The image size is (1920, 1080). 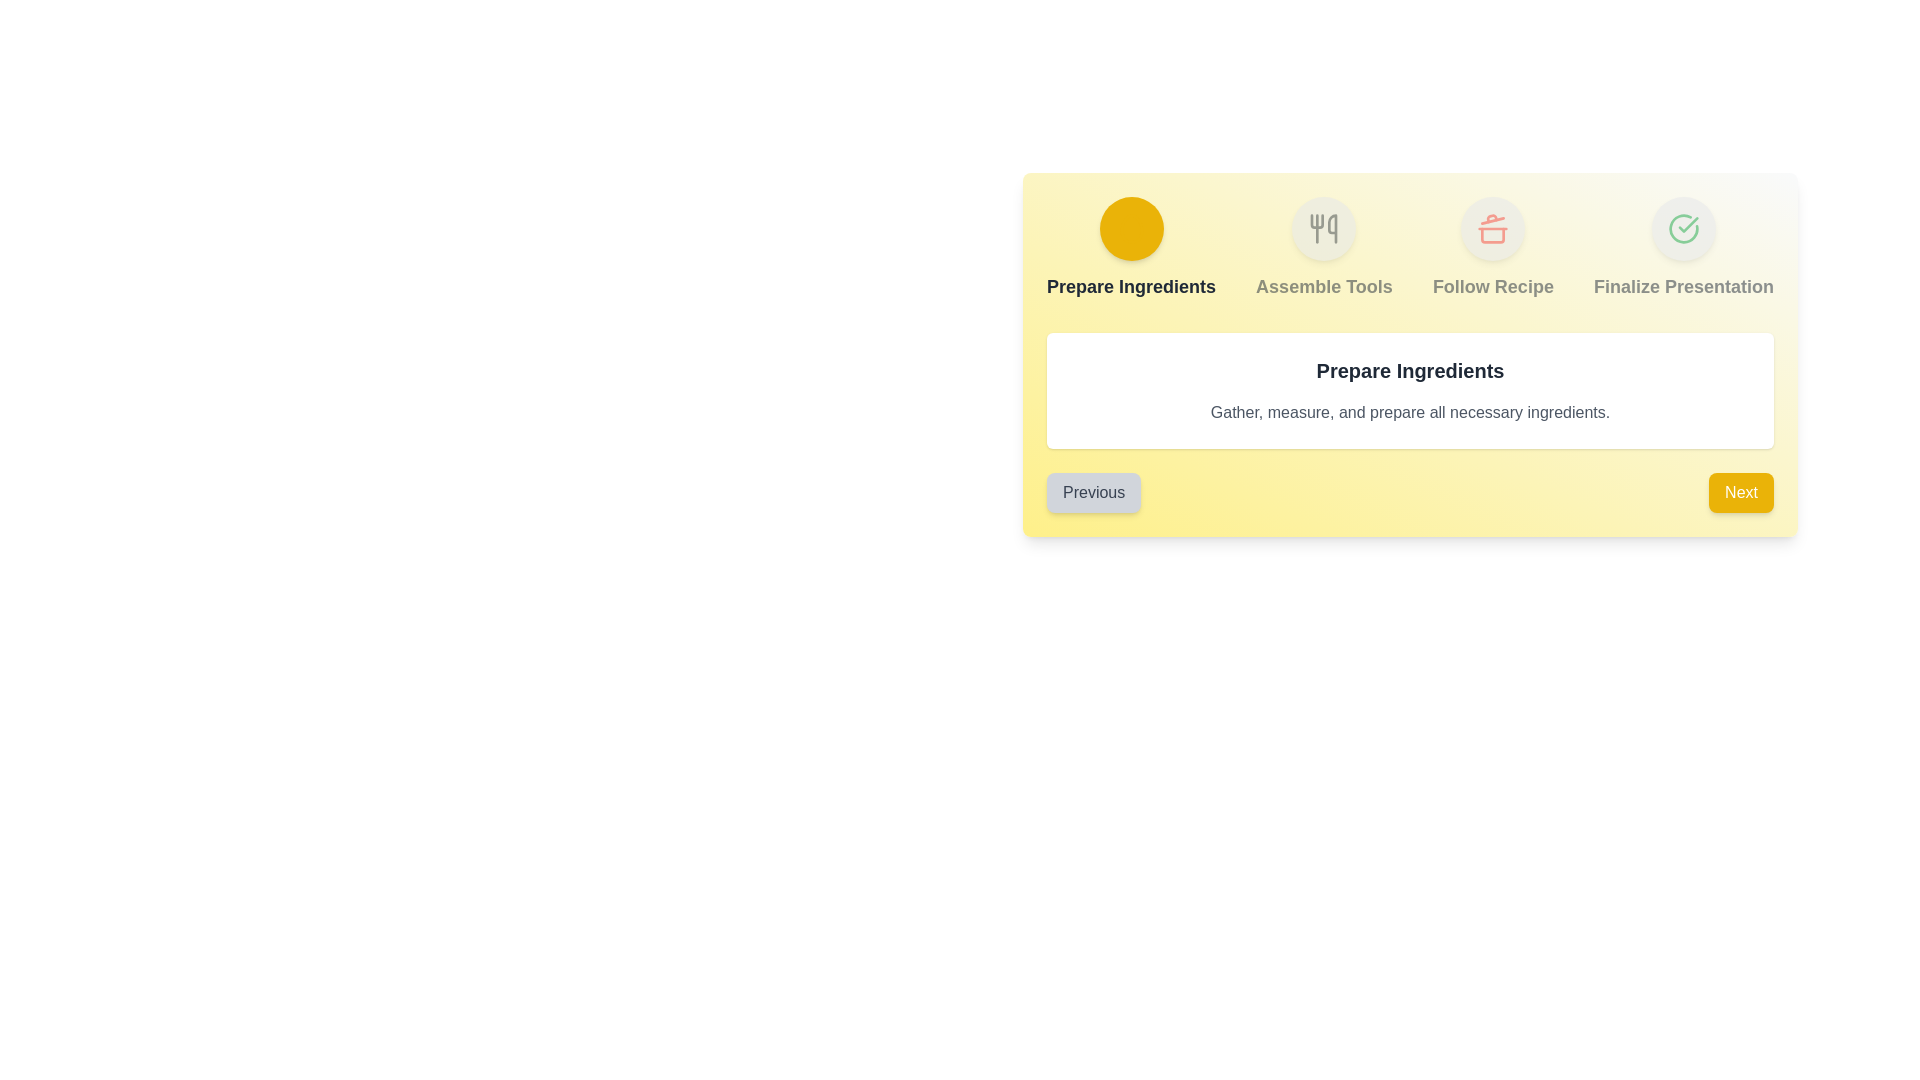 What do you see at coordinates (1324, 248) in the screenshot?
I see `the 'Assemble Tools' icon with text label` at bounding box center [1324, 248].